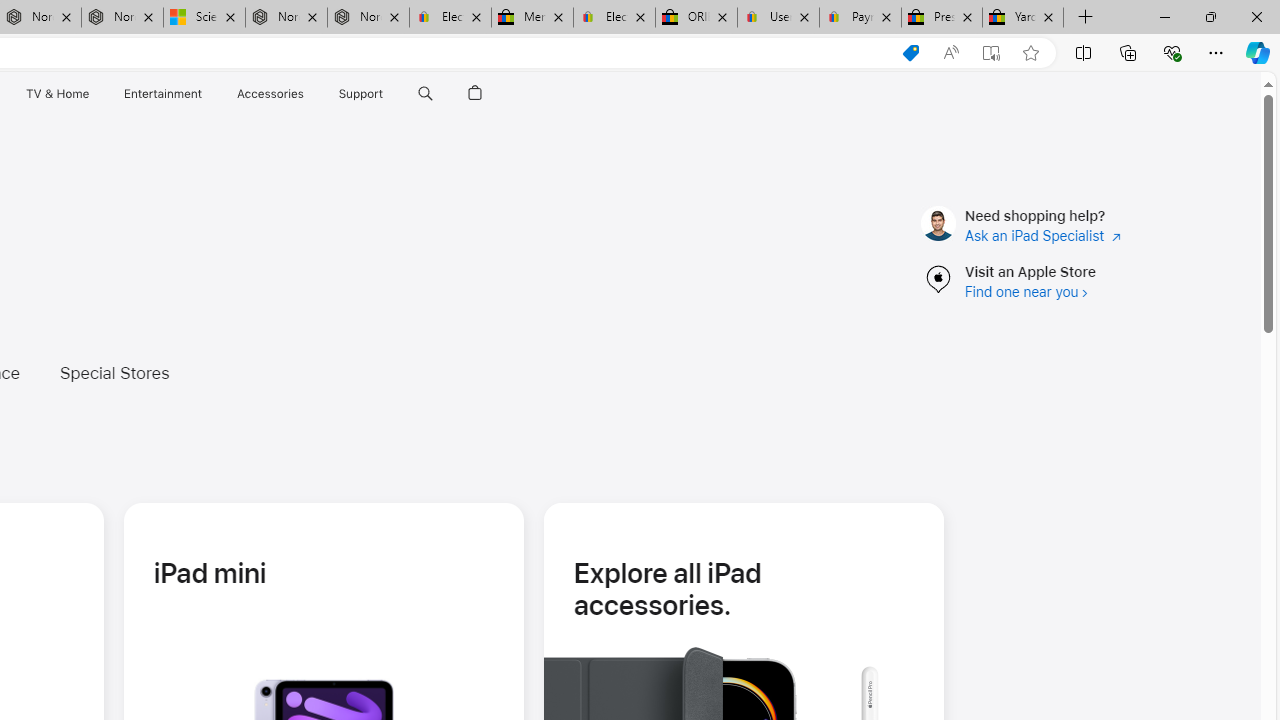  I want to click on 'Shopping Bag', so click(474, 93).